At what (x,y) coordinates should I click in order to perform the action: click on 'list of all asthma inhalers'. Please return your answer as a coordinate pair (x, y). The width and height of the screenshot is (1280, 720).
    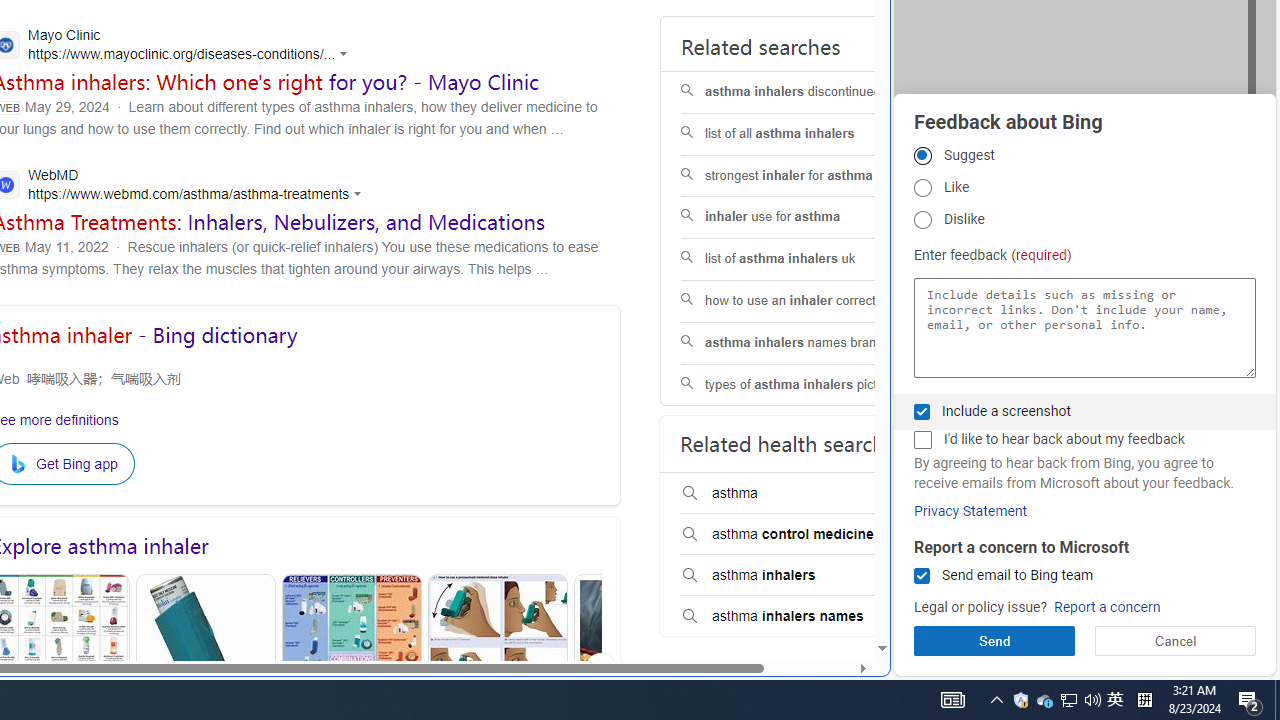
    Looking at the image, I should click on (807, 134).